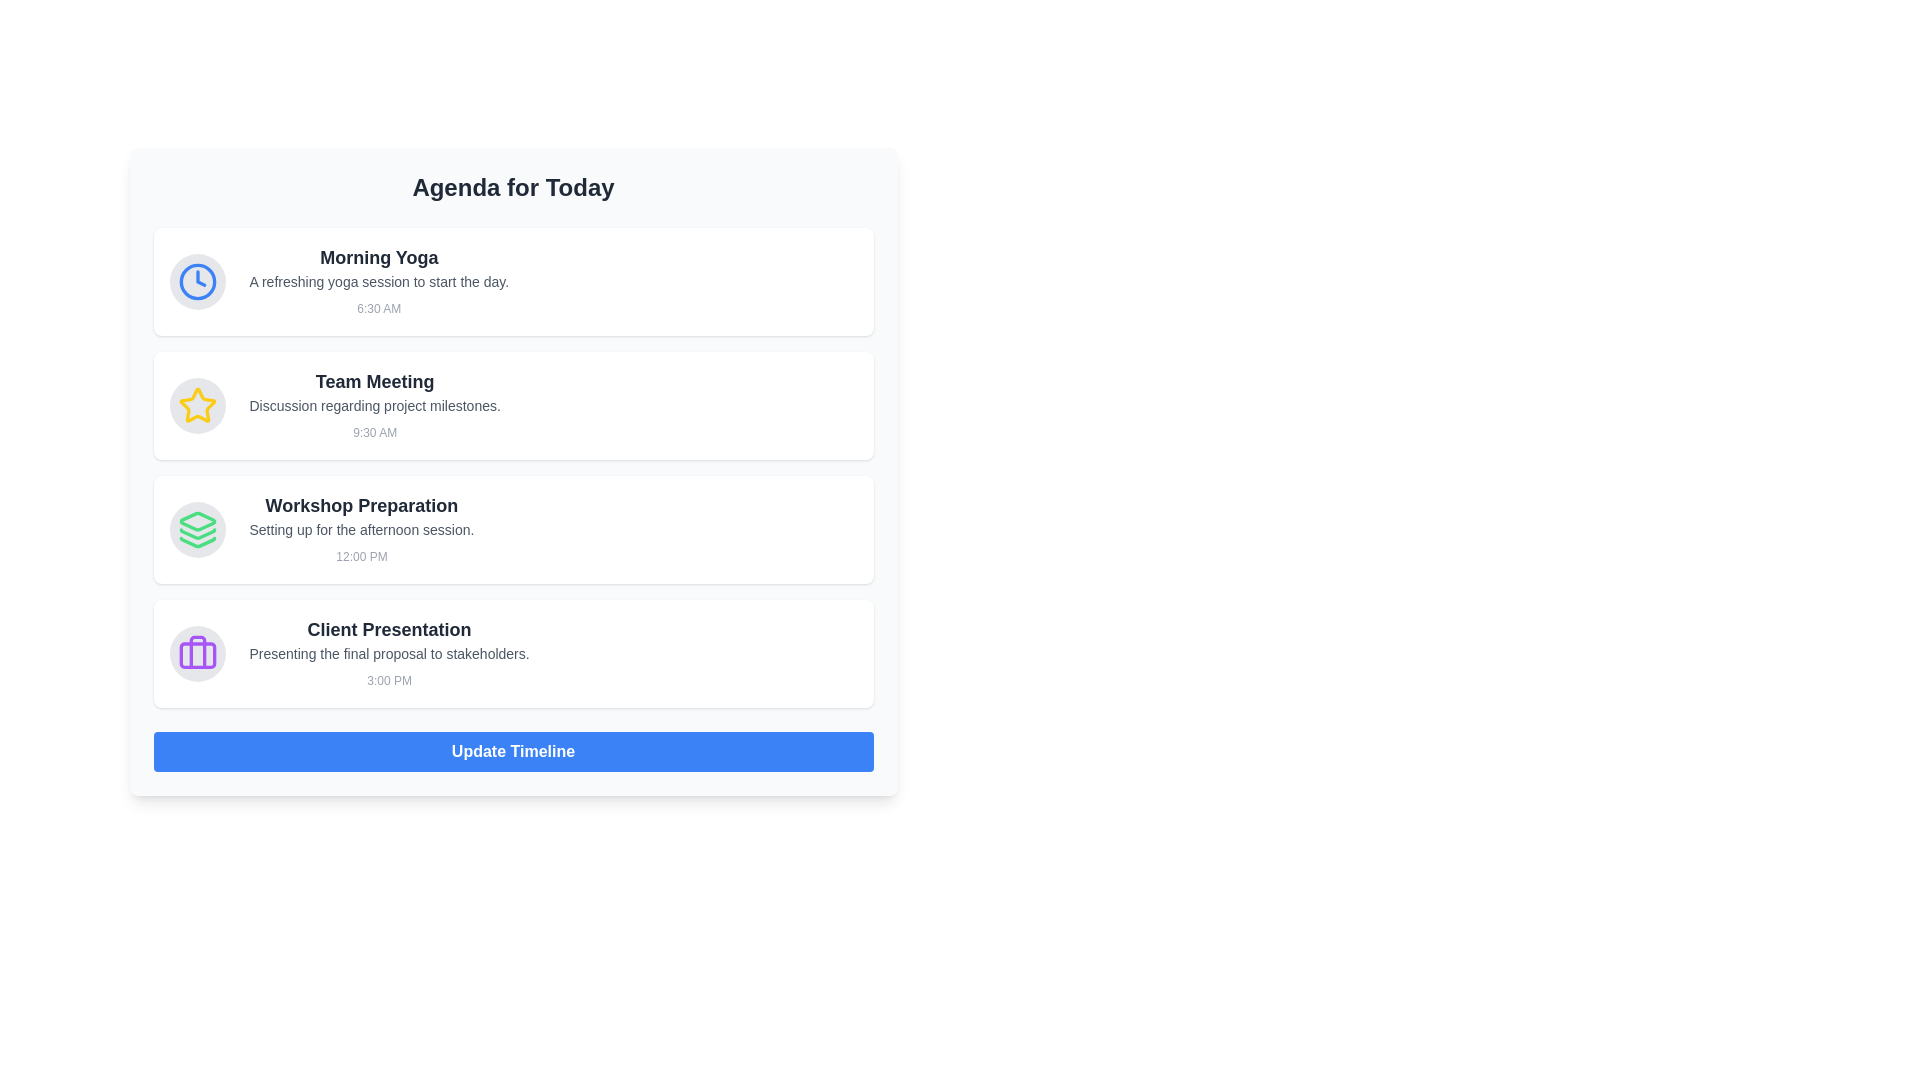 This screenshot has height=1080, width=1920. What do you see at coordinates (513, 654) in the screenshot?
I see `information displayed on the event card titled 'Client Presentation', which includes a purple briefcase icon, title, description, and scheduled time, located as the fourth entry in the list of events` at bounding box center [513, 654].